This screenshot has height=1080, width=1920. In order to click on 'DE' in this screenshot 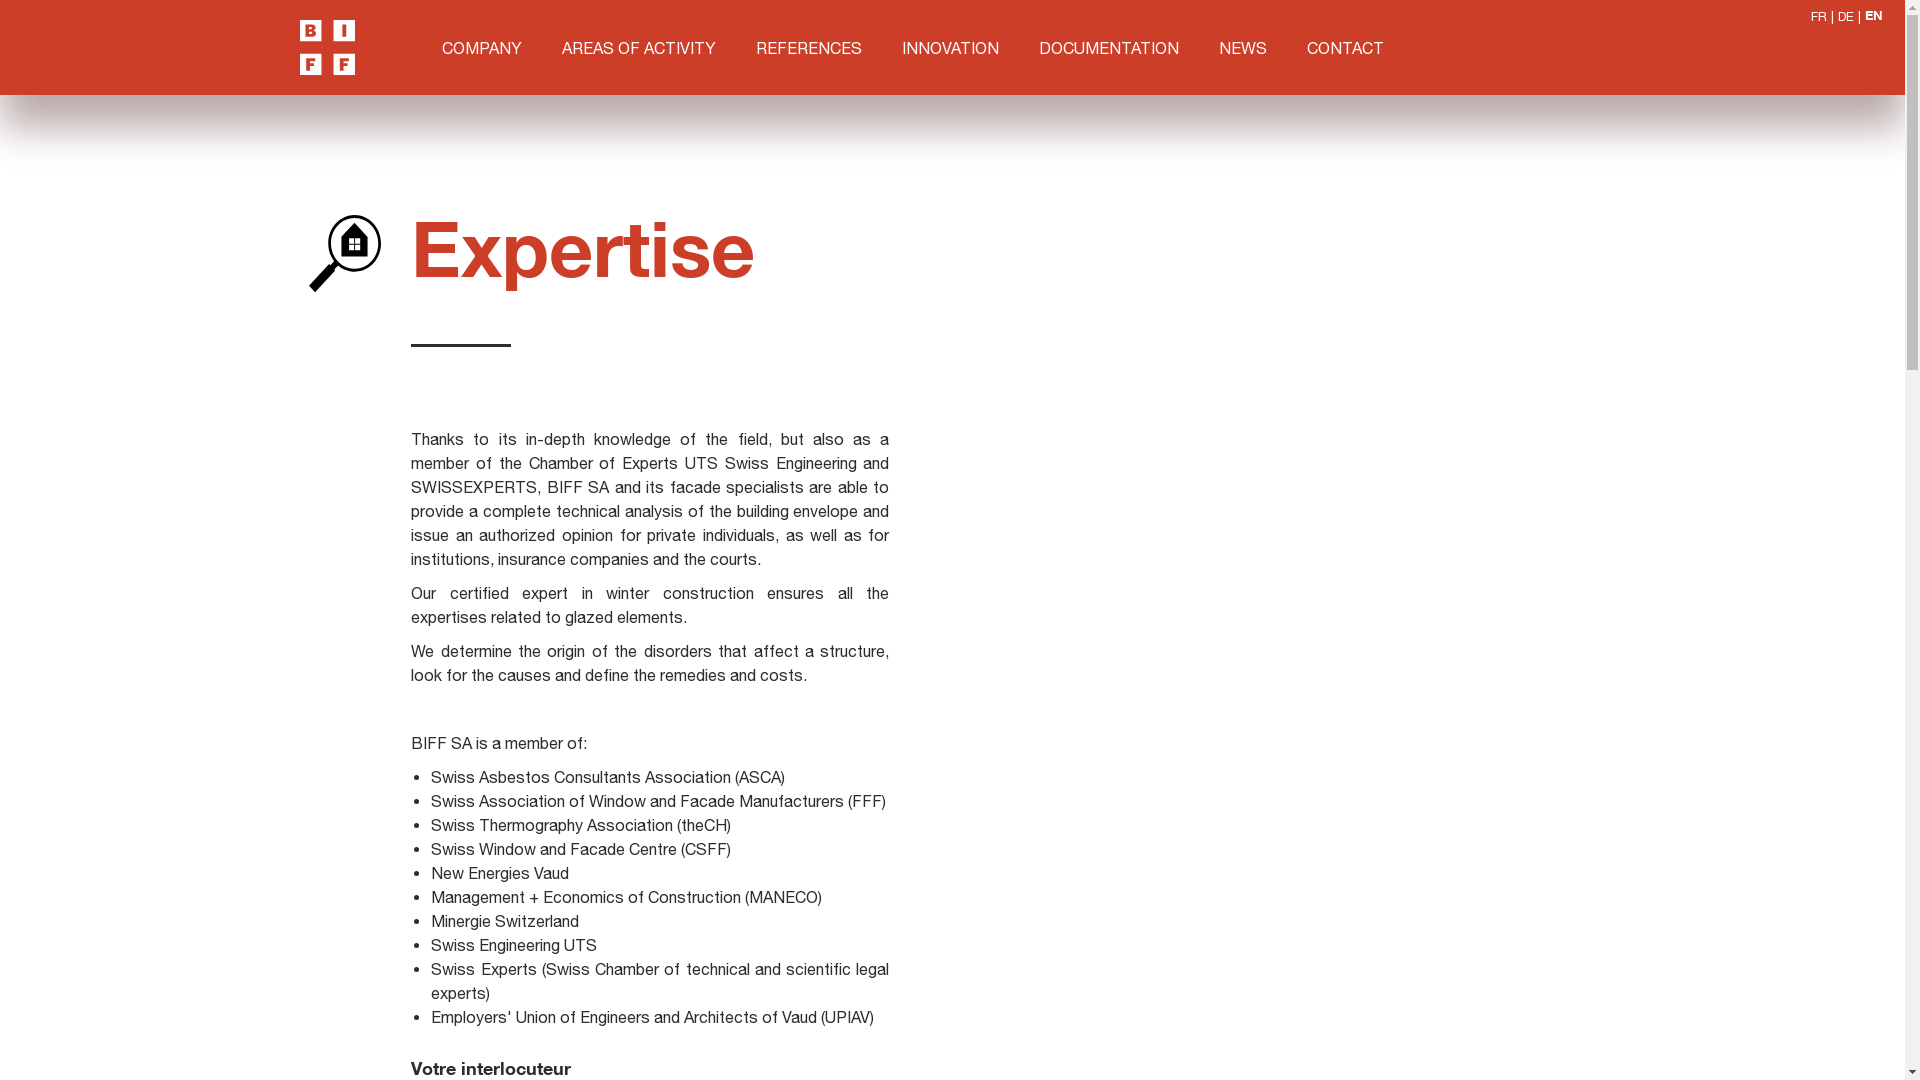, I will do `click(1845, 16)`.